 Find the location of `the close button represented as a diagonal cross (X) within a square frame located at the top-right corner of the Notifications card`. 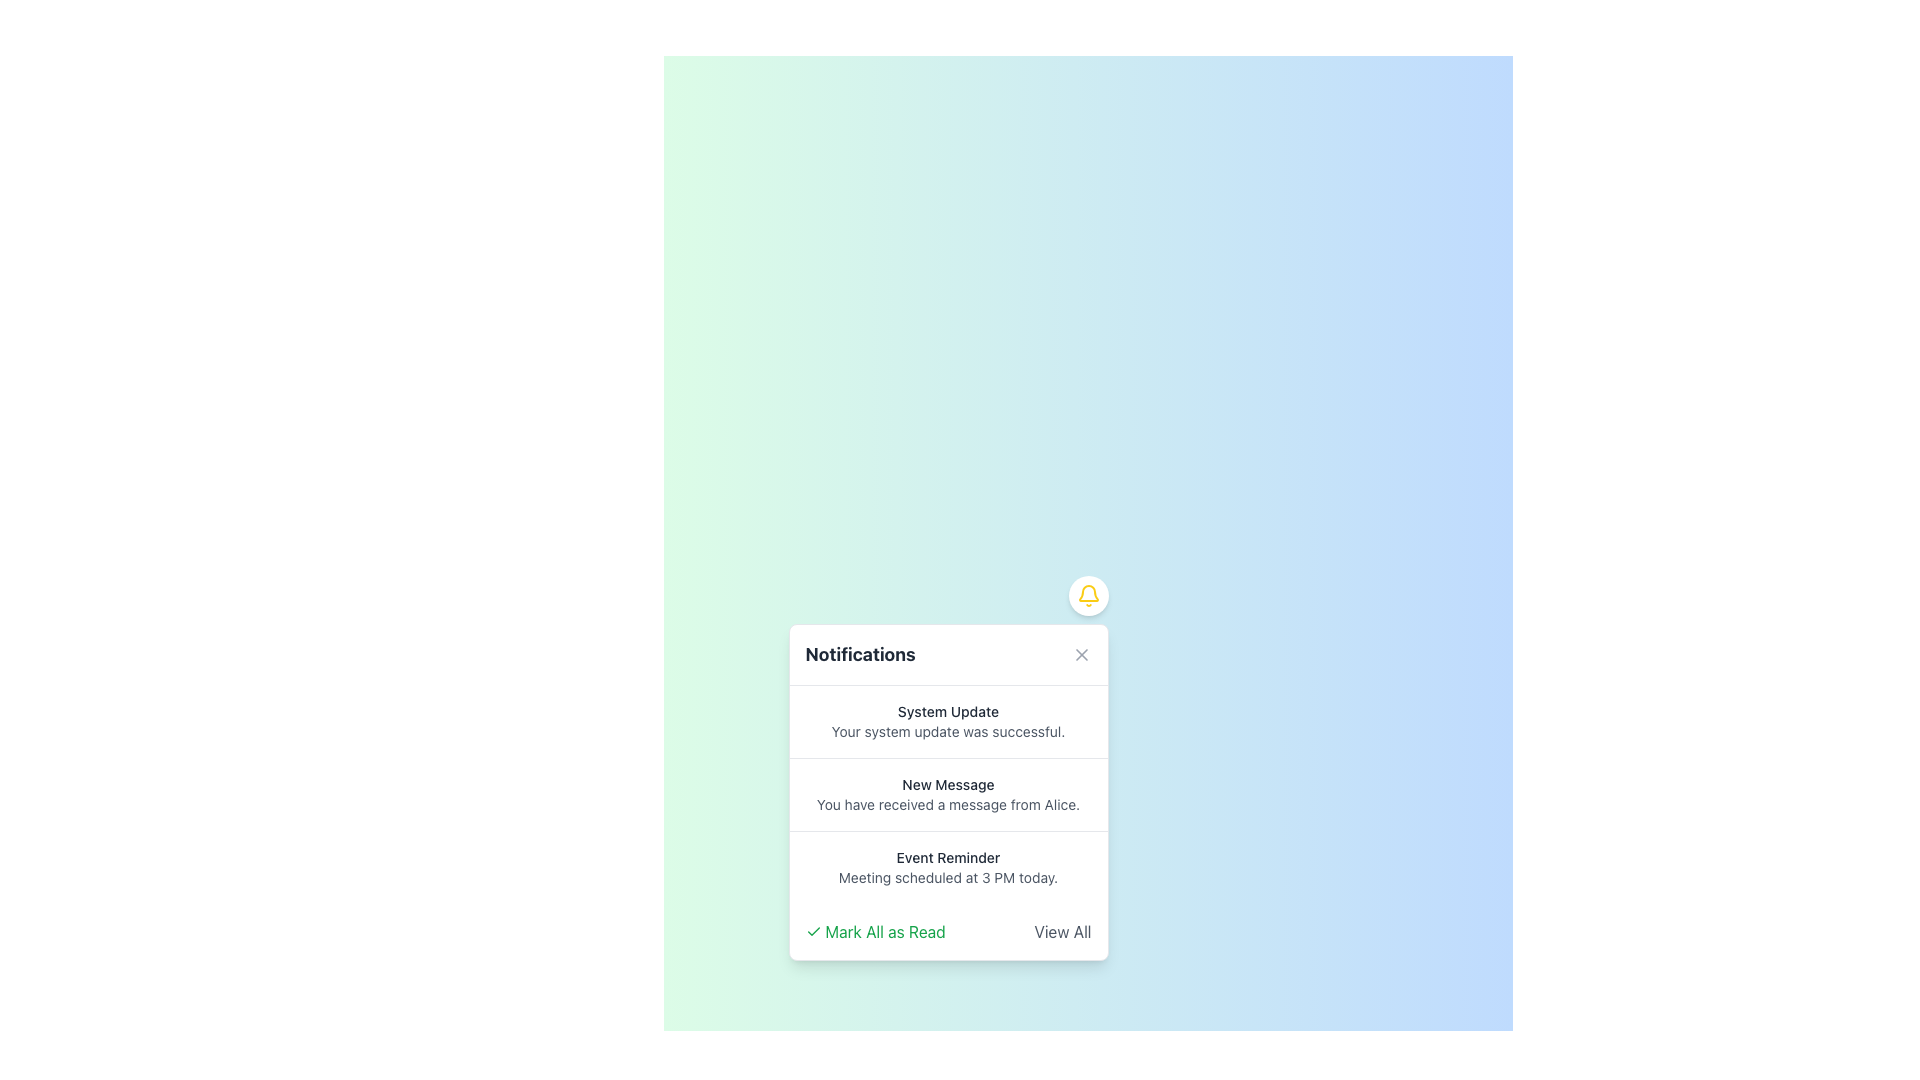

the close button represented as a diagonal cross (X) within a square frame located at the top-right corner of the Notifications card is located at coordinates (1080, 655).